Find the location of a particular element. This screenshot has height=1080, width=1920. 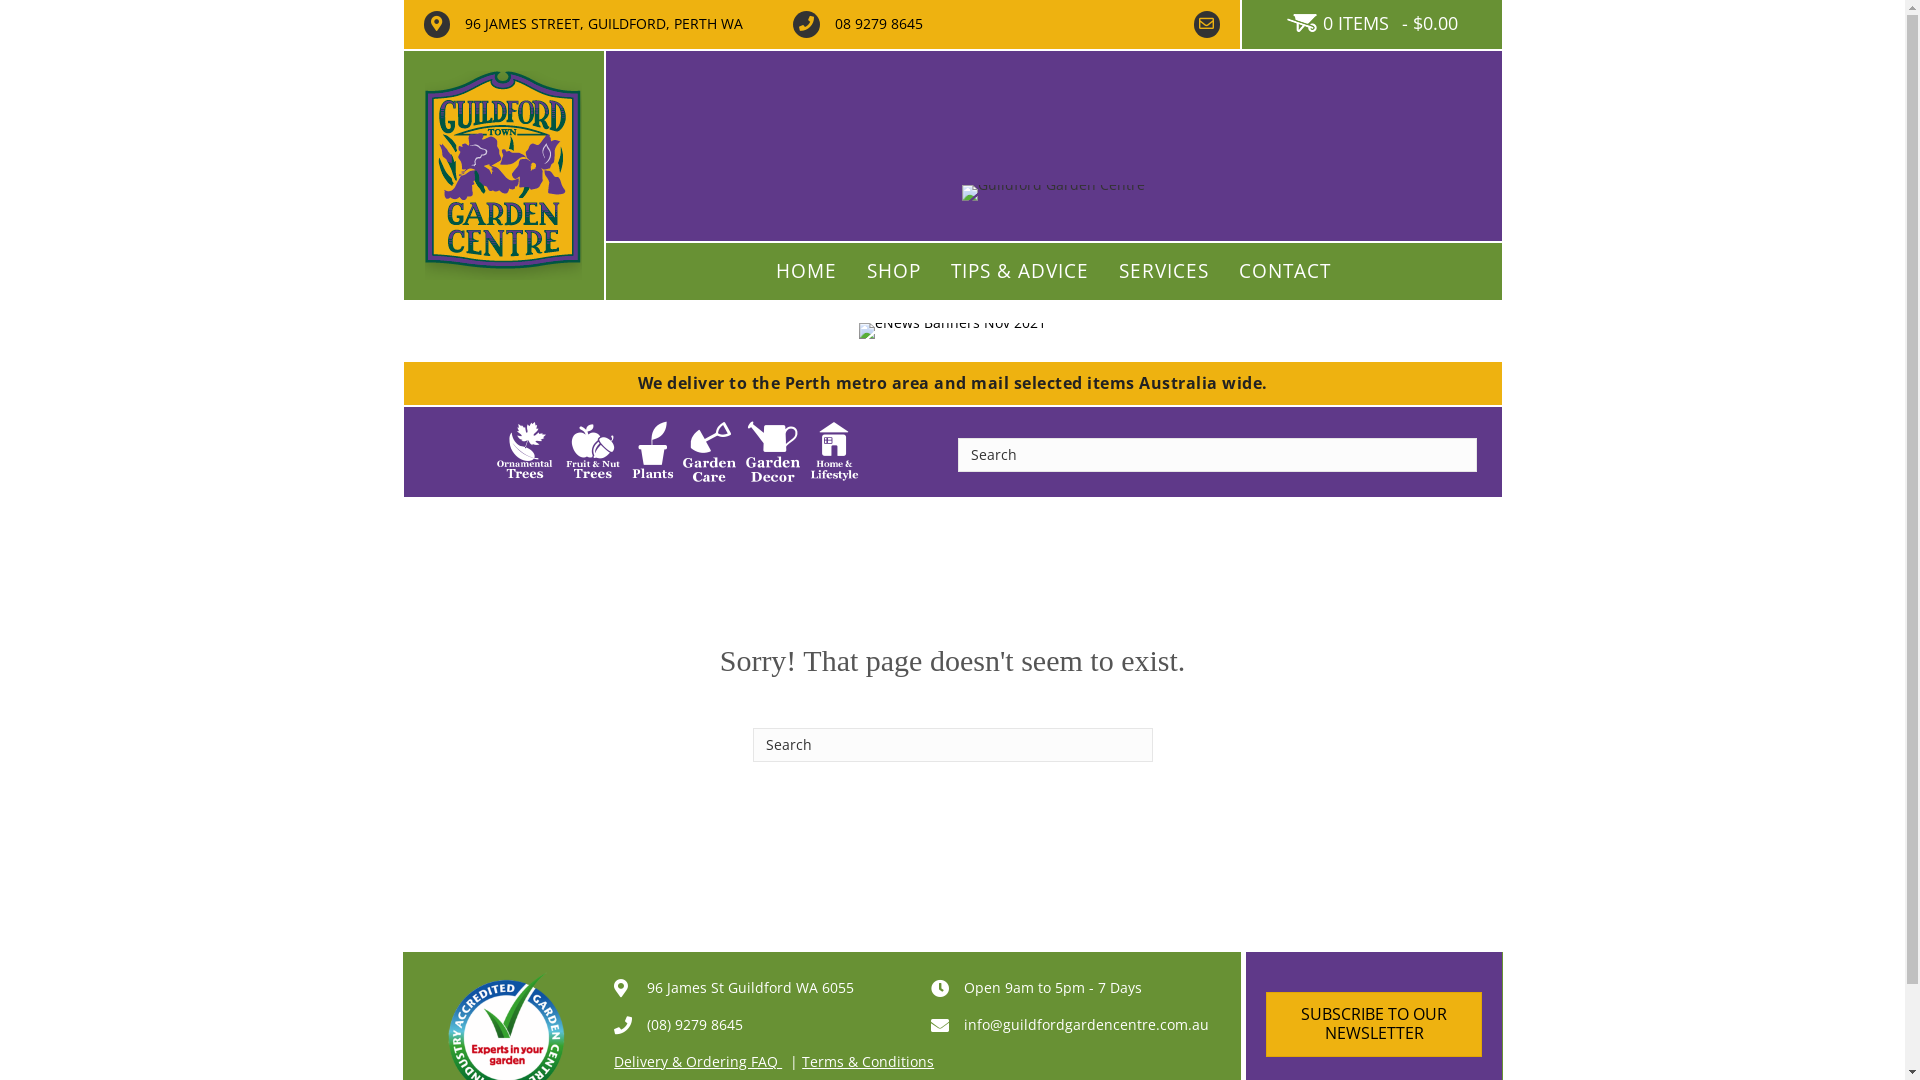

'CONTACT' is located at coordinates (1285, 272).